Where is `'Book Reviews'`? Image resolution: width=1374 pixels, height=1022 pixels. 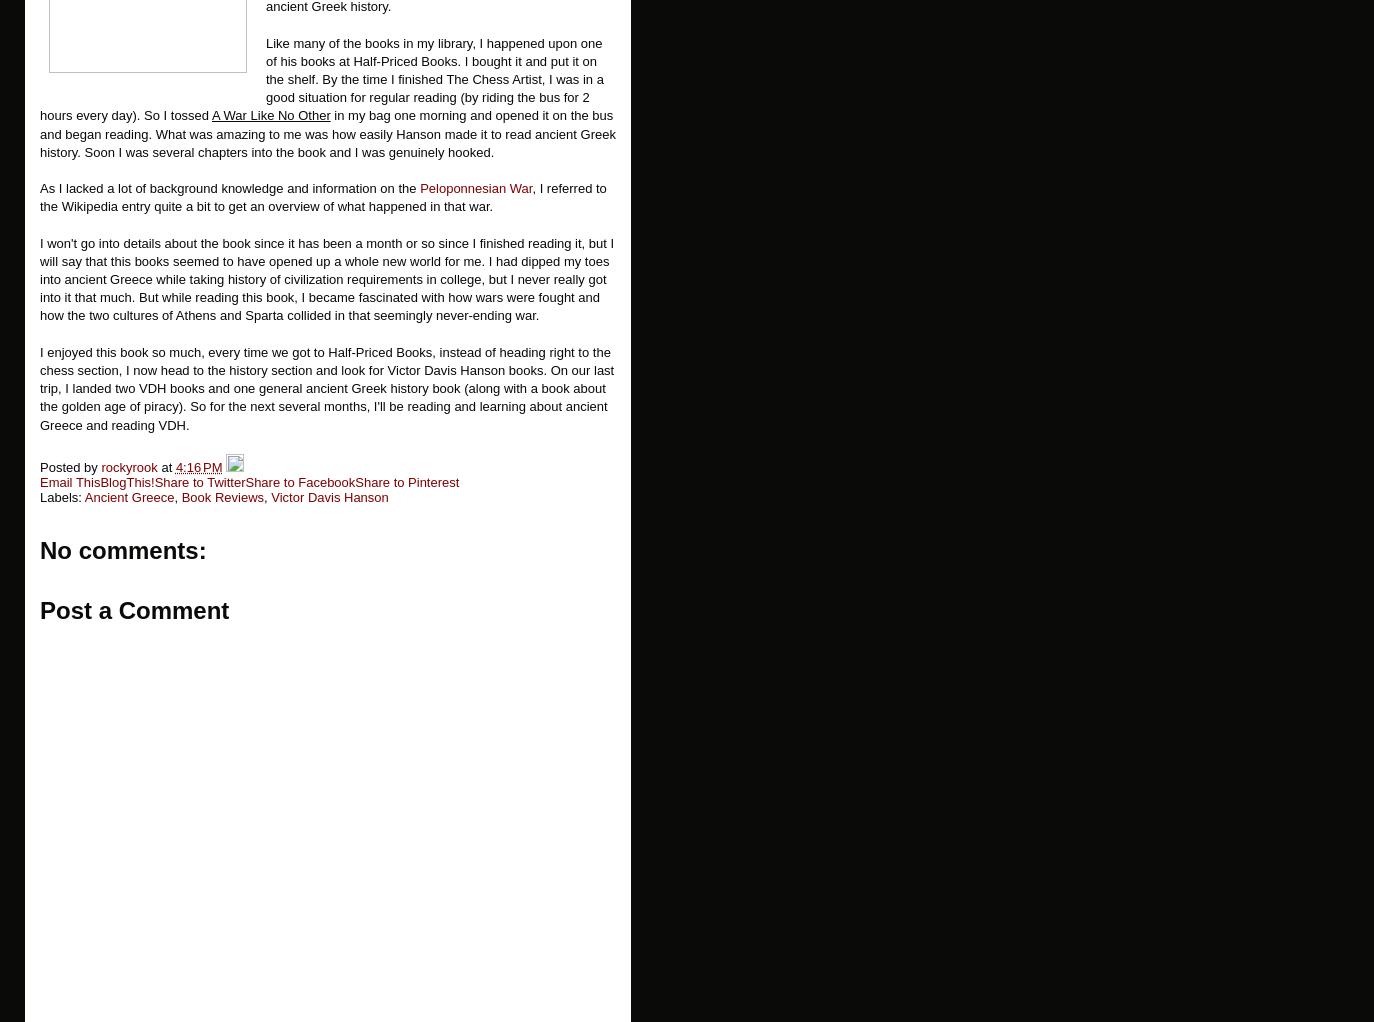 'Book Reviews' is located at coordinates (221, 497).